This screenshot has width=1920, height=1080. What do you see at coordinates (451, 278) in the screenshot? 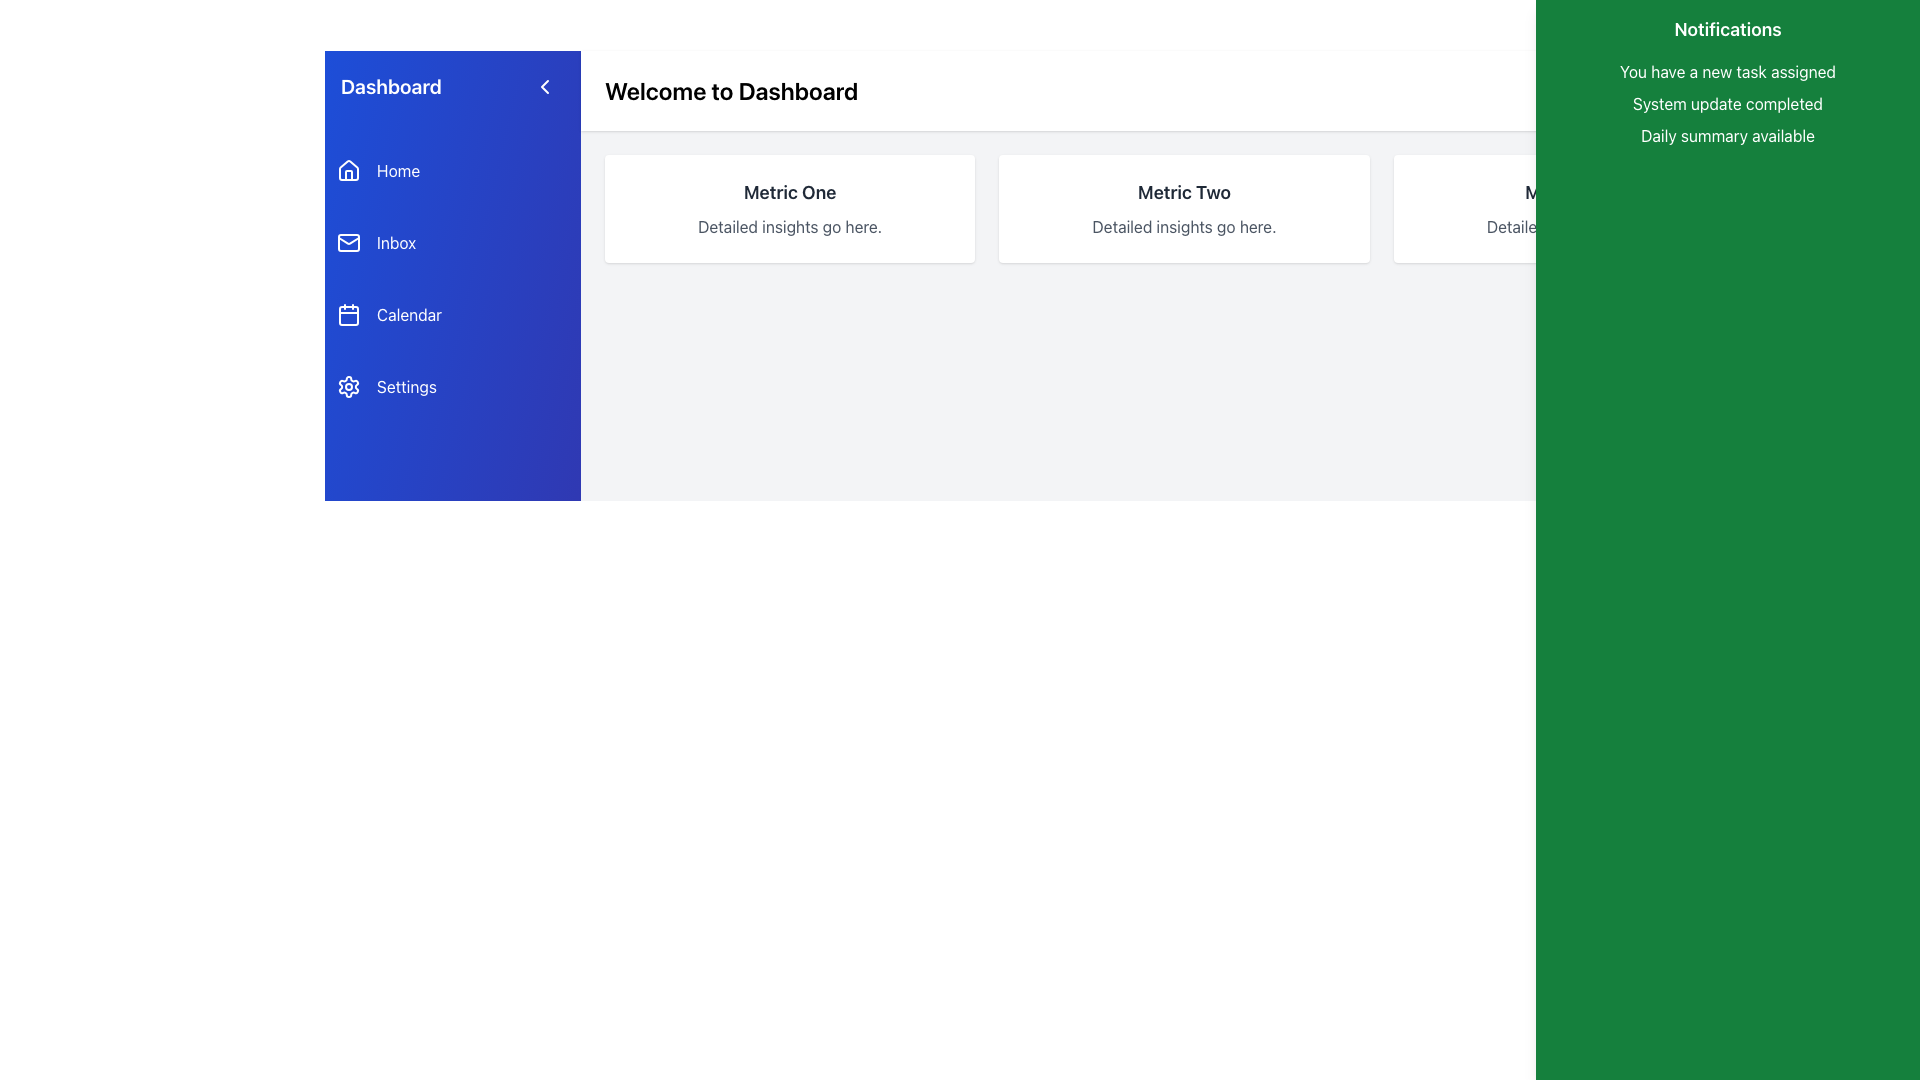
I see `the Navigation Menu located in the left sidebar below the 'Dashboard' header by moving the cursor to its center point` at bounding box center [451, 278].